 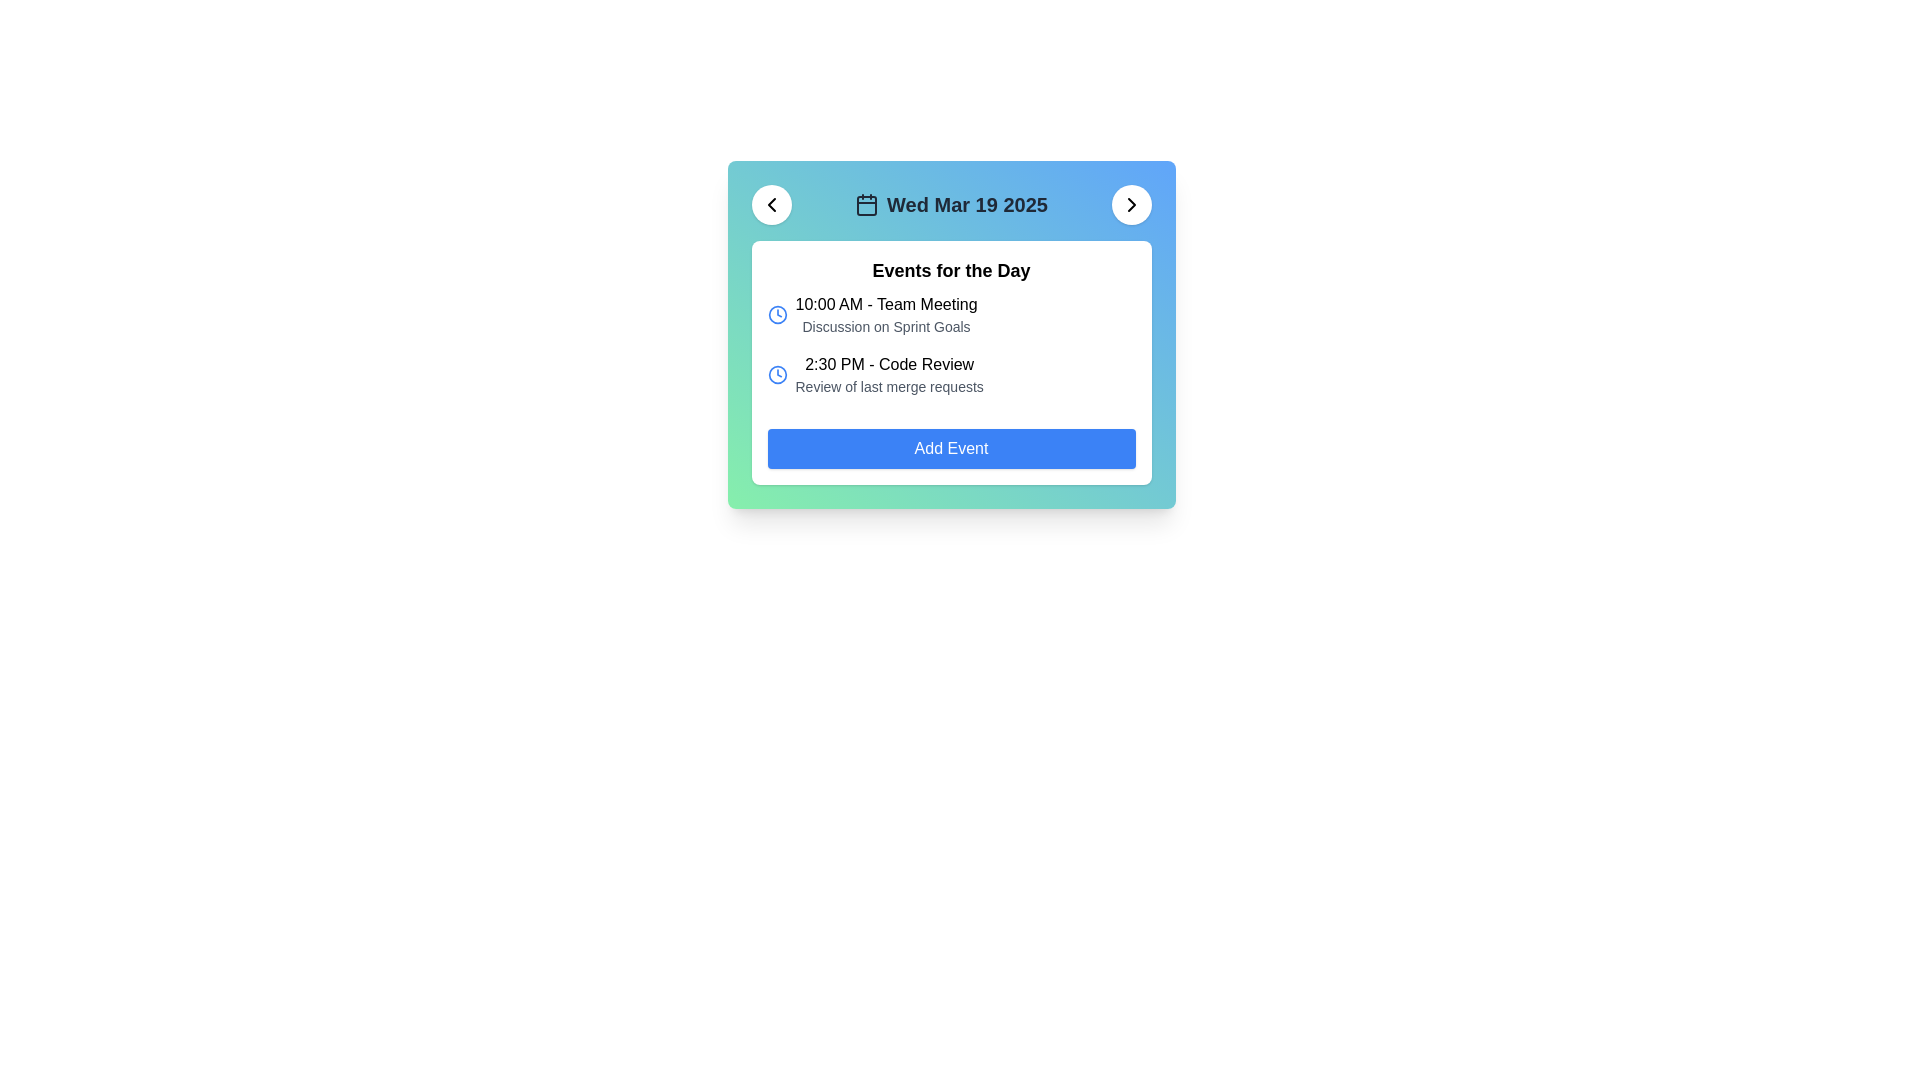 I want to click on the text label displaying '10:00 AM - Team Meeting', which is the first item in the 'Events for the Day' section of the calendar interface, so click(x=885, y=304).